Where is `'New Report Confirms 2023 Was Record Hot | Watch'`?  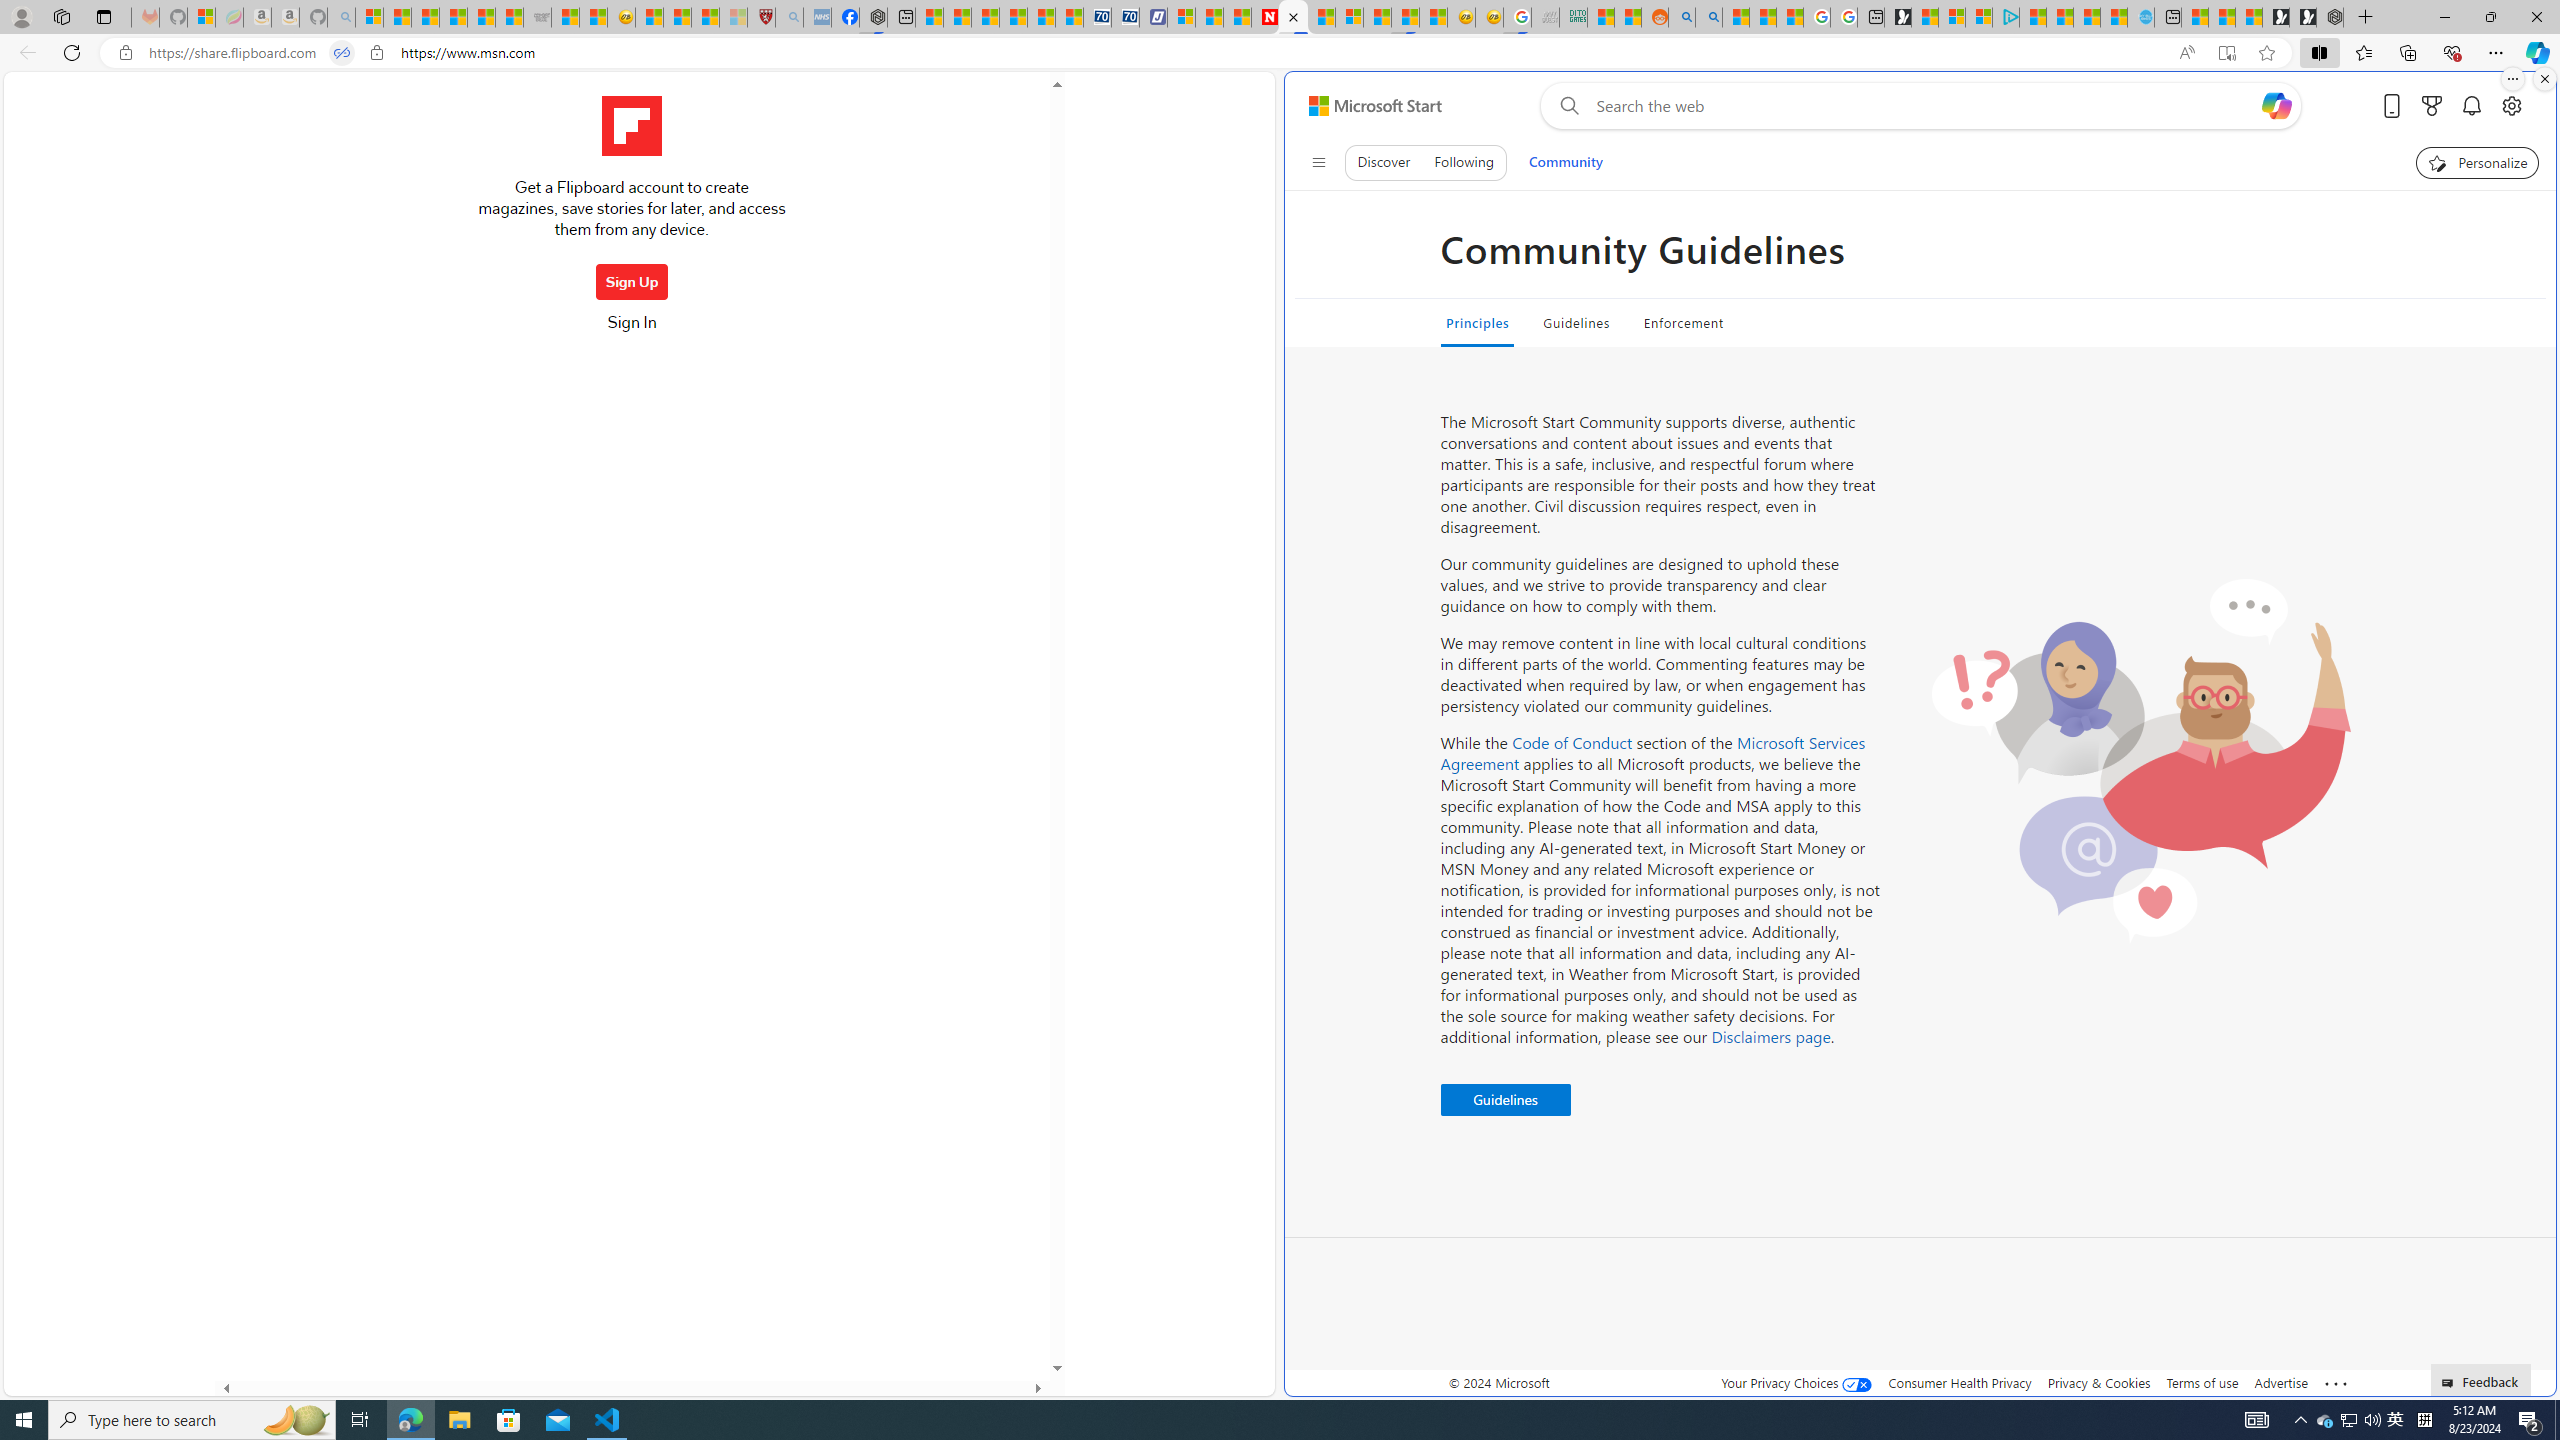
'New Report Confirms 2023 Was Record Hot | Watch' is located at coordinates (481, 16).